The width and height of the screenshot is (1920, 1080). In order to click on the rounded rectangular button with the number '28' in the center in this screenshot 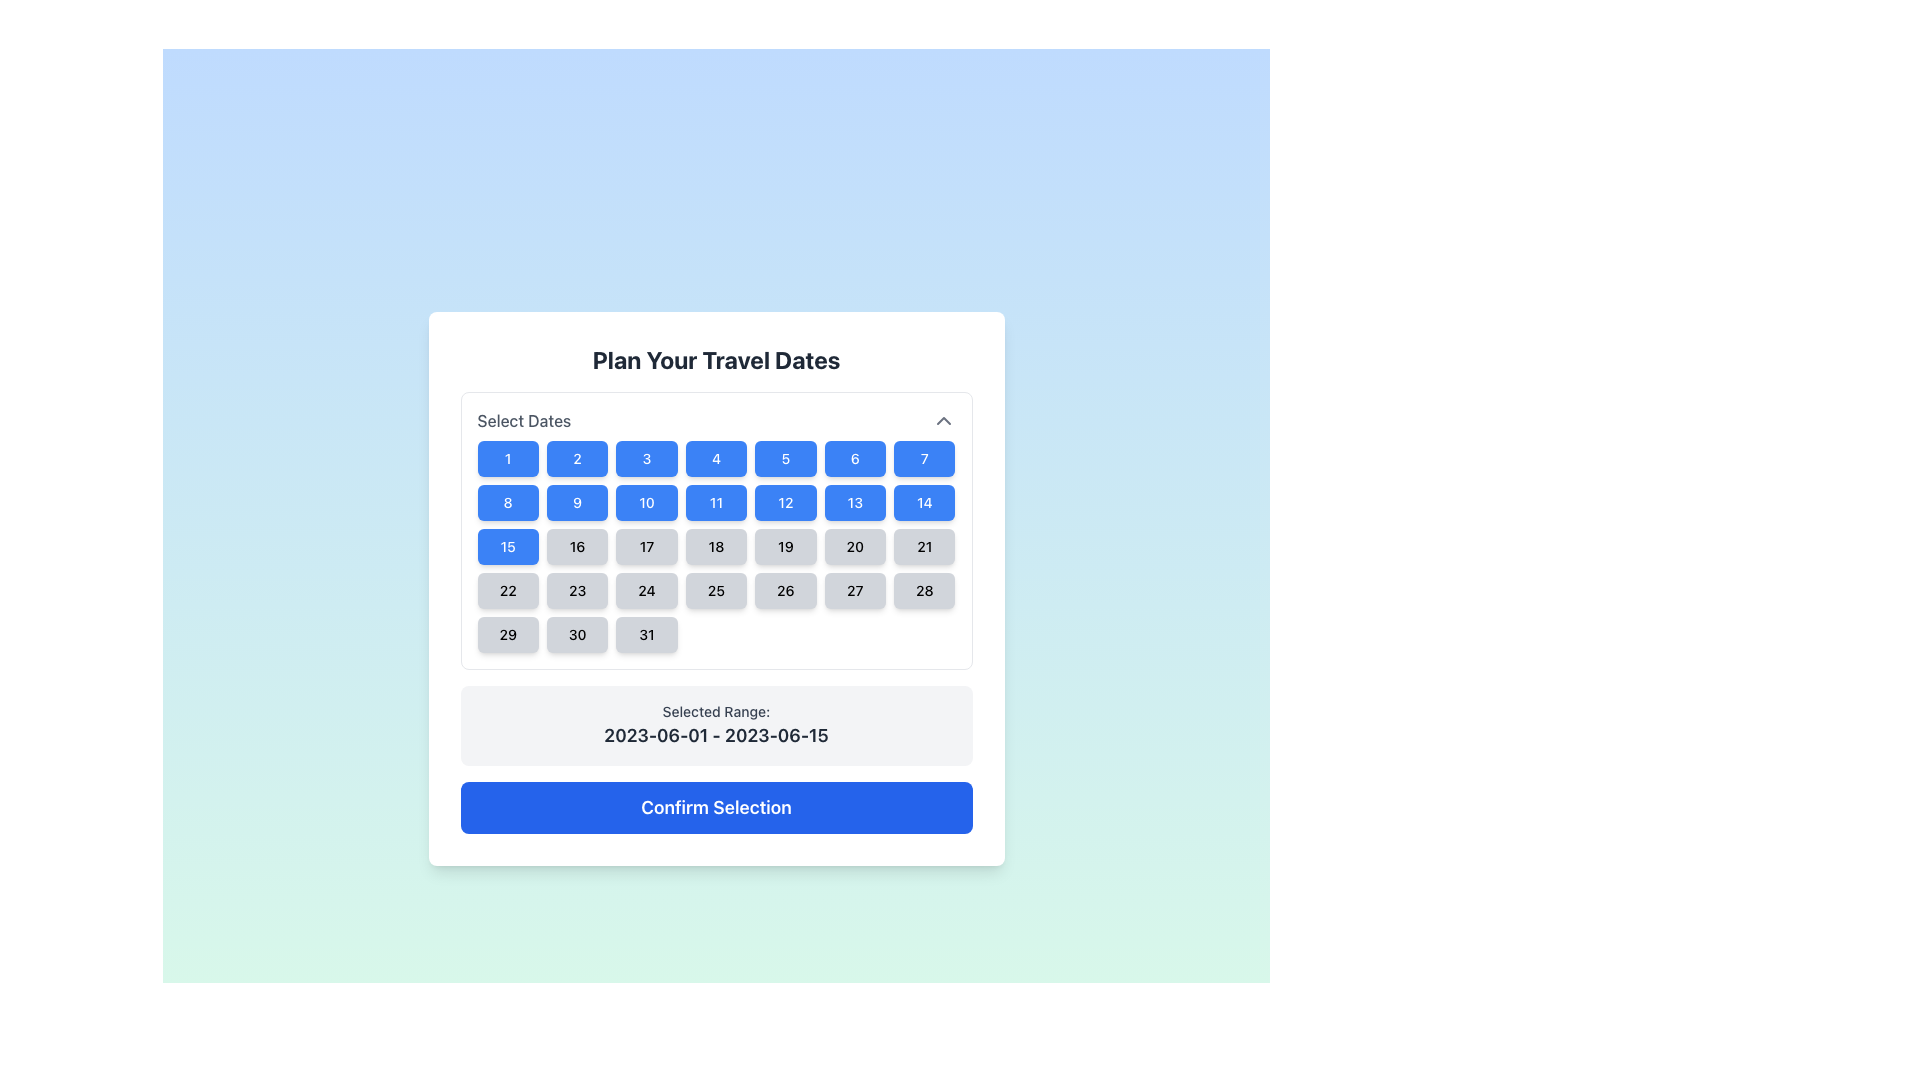, I will do `click(923, 589)`.